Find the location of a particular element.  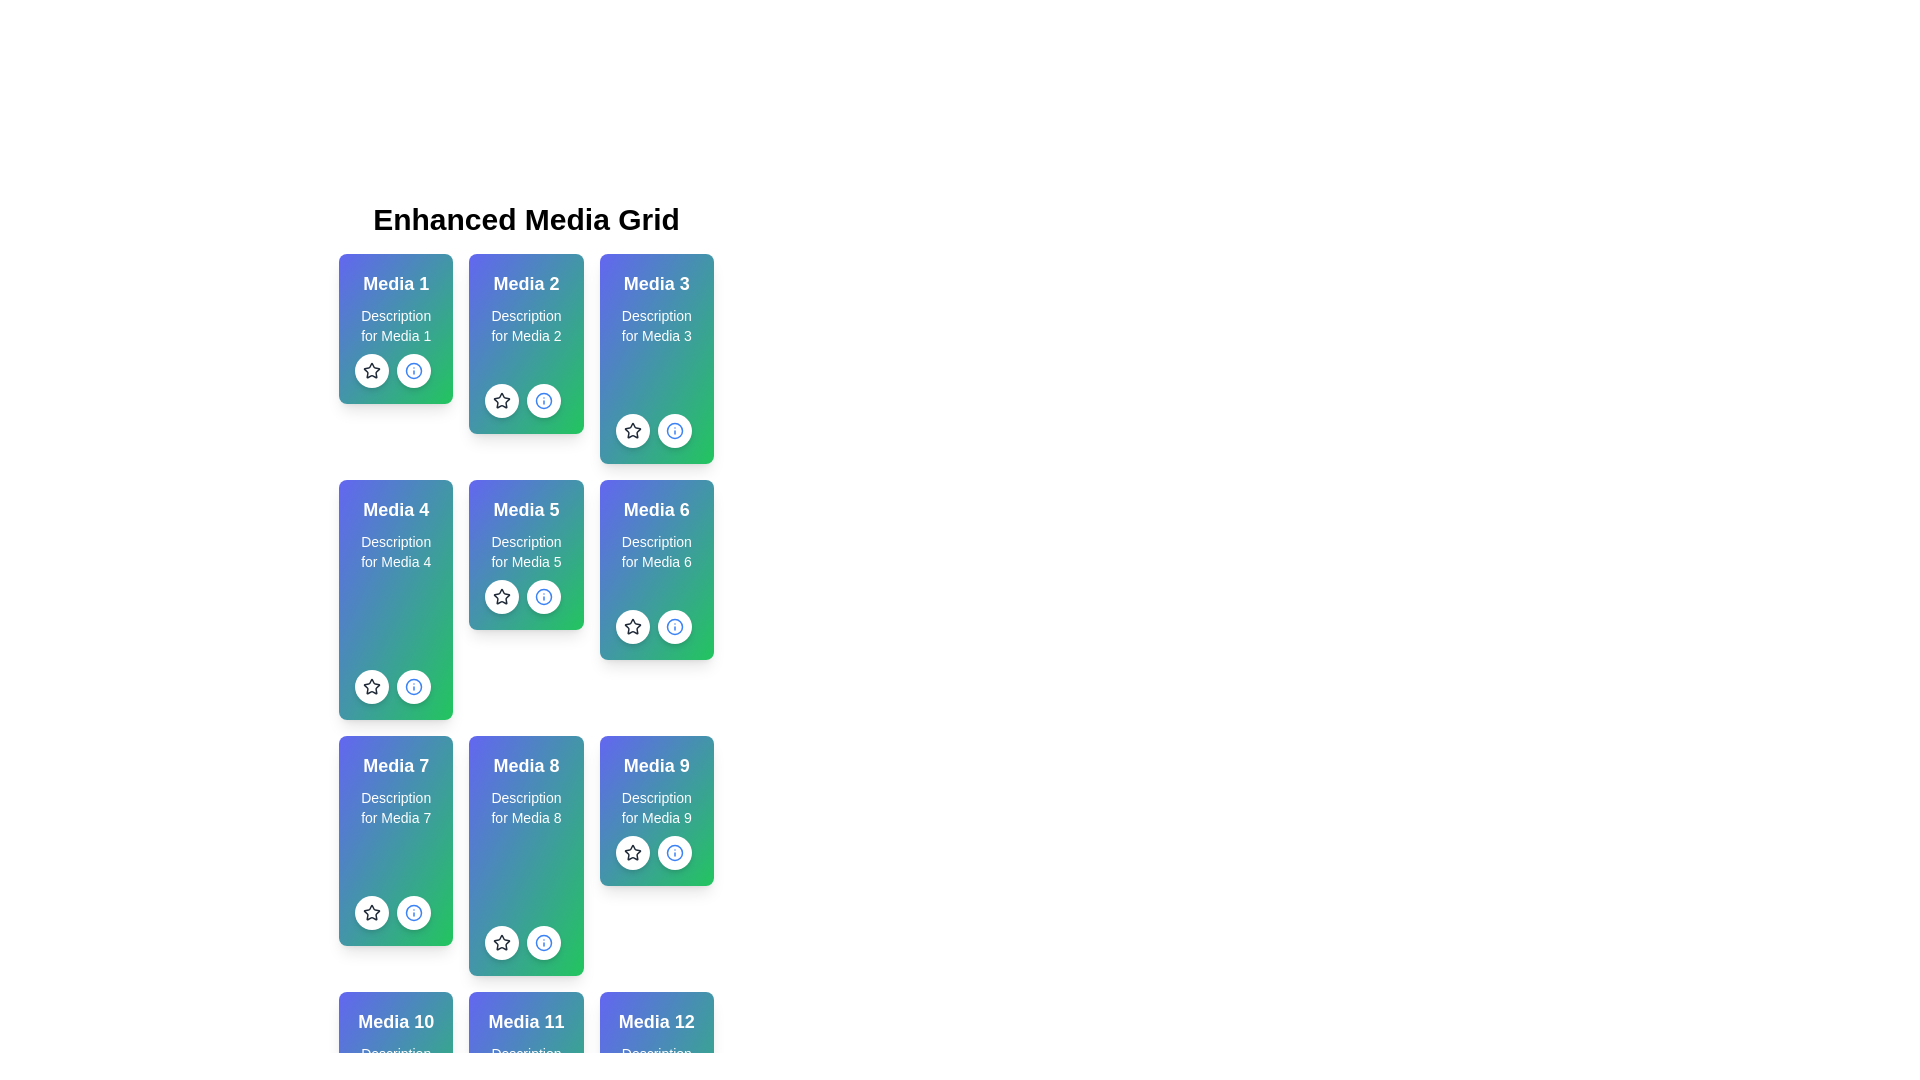

the star icon located in the lower-left corner of the 'Media 2' card is located at coordinates (502, 400).